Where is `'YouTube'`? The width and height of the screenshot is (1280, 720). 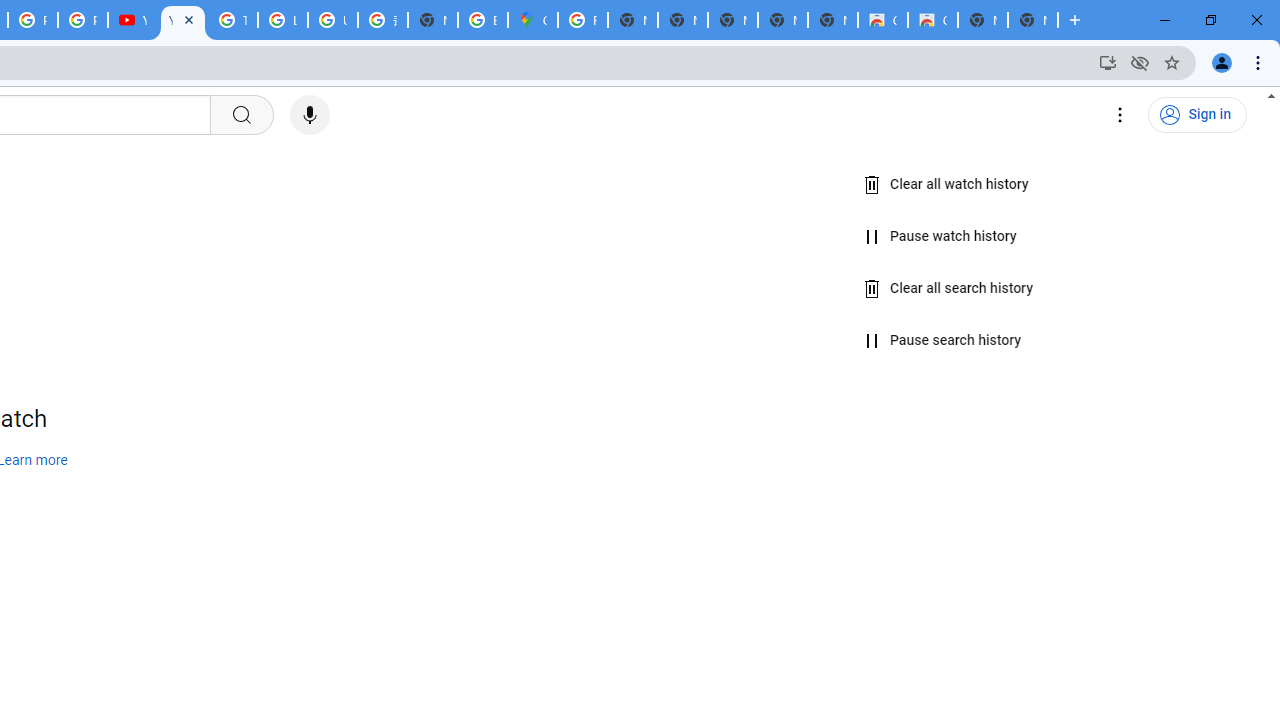
'YouTube' is located at coordinates (131, 20).